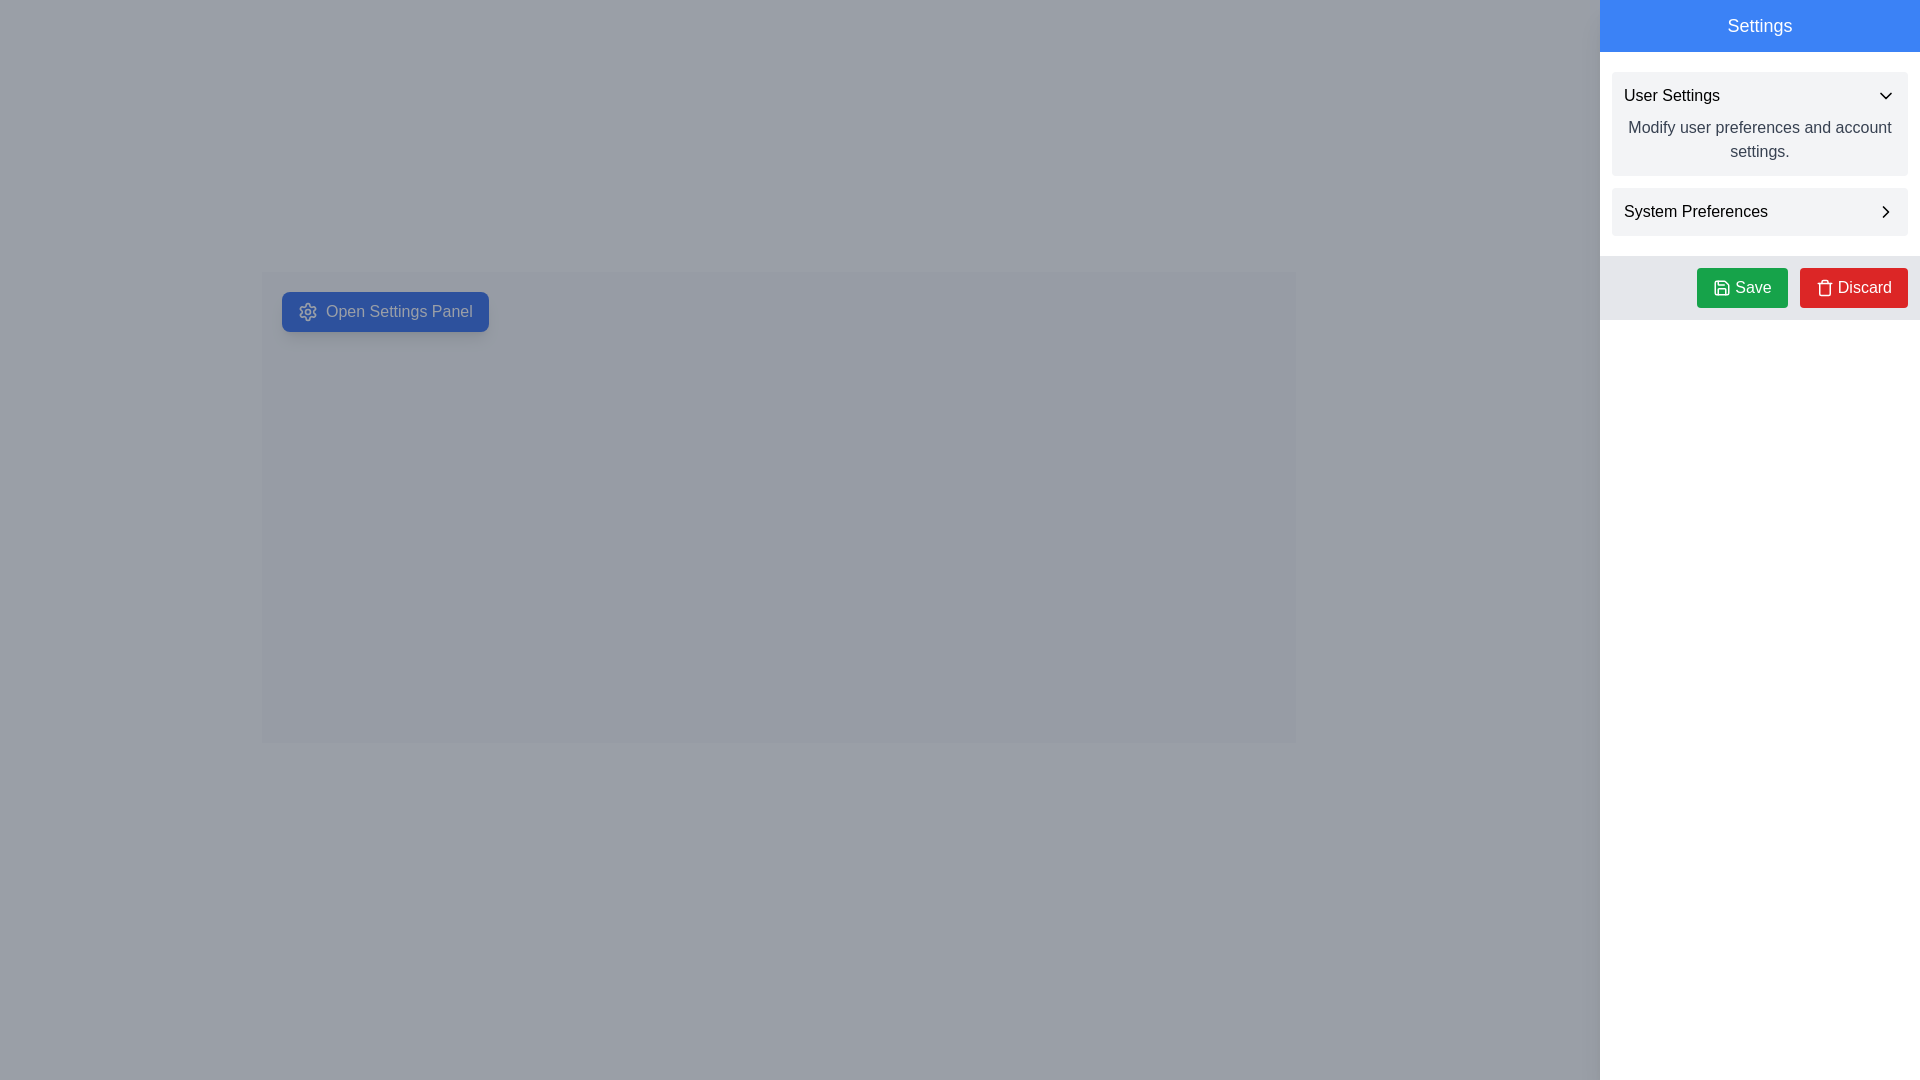  Describe the element at coordinates (385, 312) in the screenshot. I see `the rectangular button with rounded corners that has a blue background and white text saying 'Open Settings Panel'` at that location.